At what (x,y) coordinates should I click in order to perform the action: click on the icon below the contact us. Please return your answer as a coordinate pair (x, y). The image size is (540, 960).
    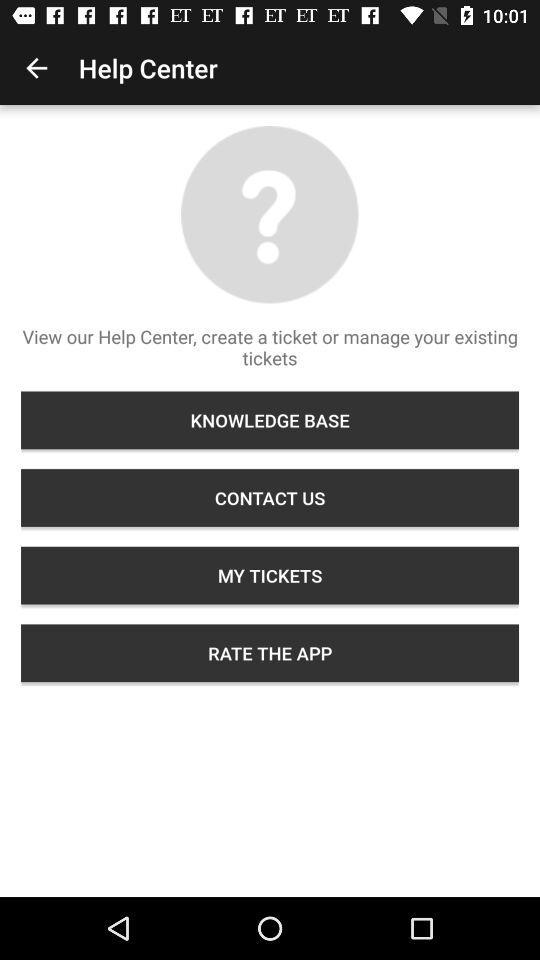
    Looking at the image, I should click on (270, 575).